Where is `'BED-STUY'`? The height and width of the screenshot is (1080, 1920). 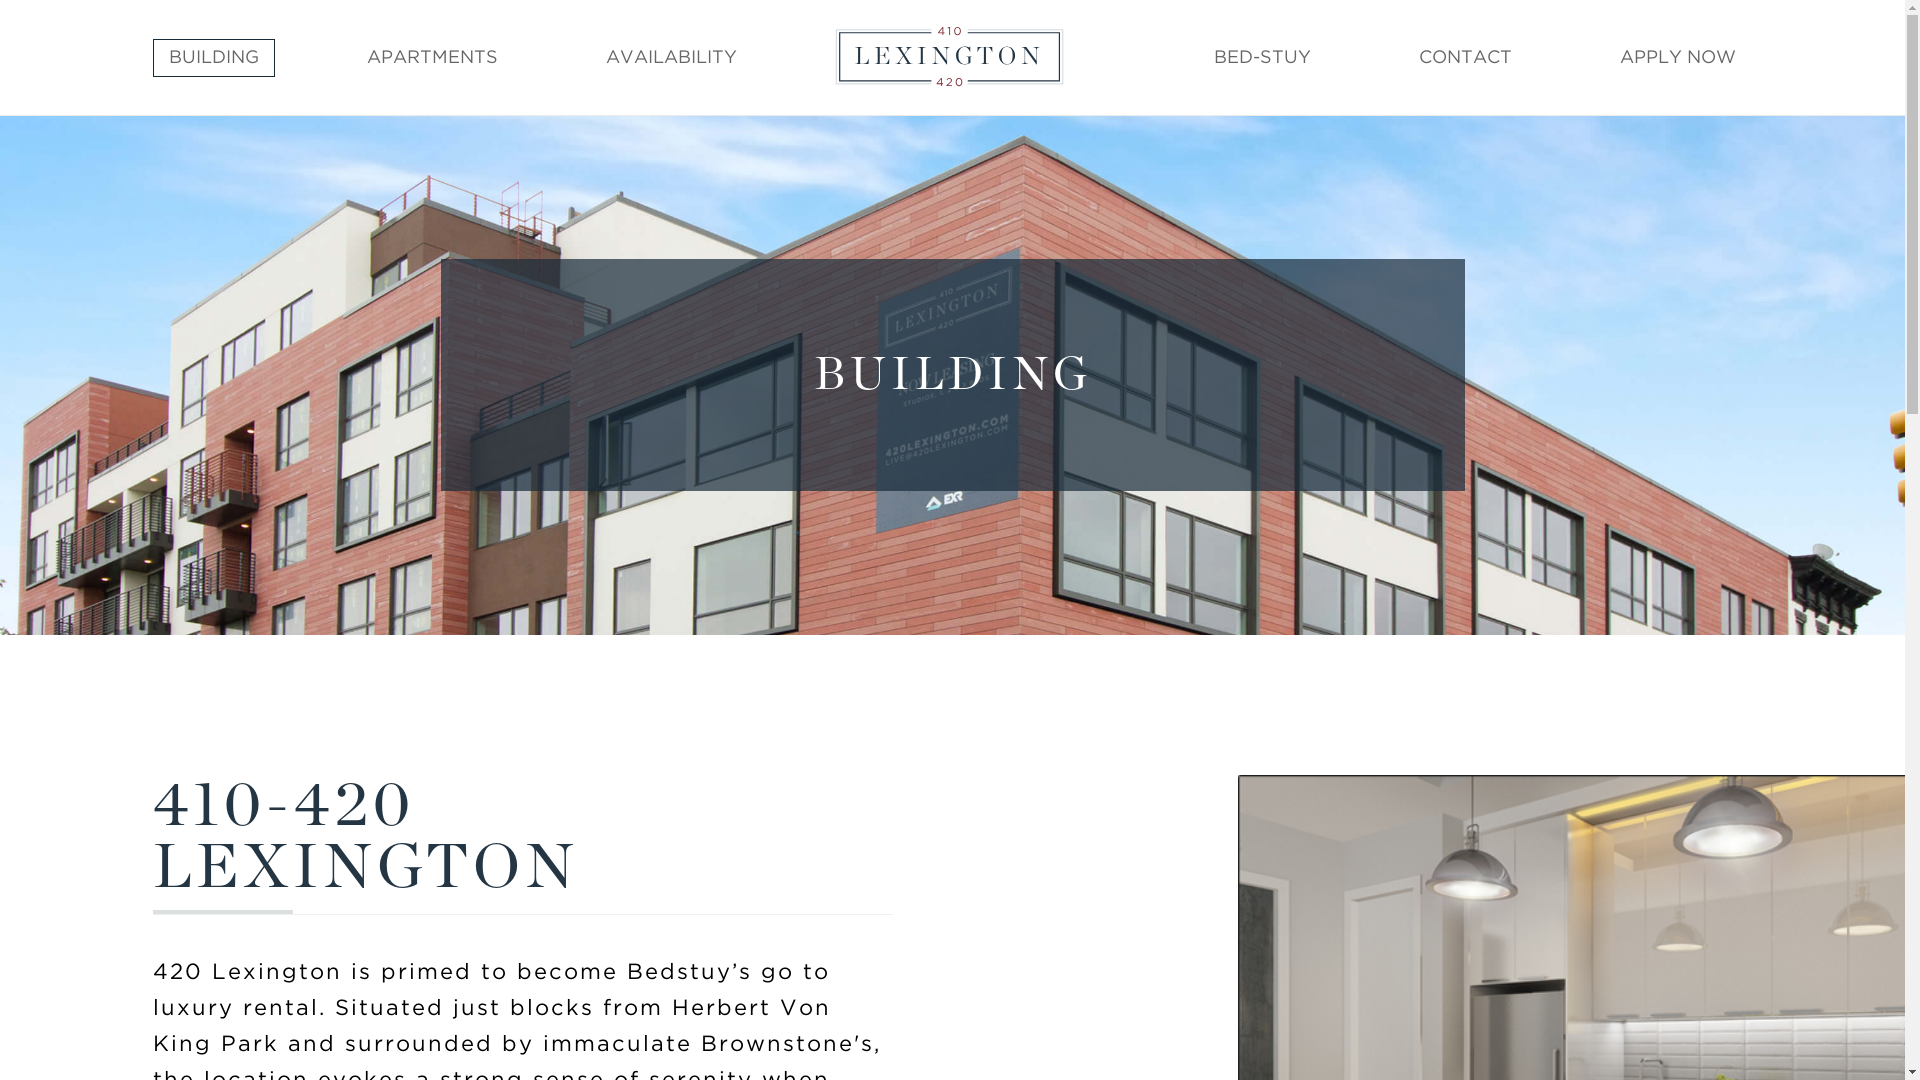 'BED-STUY' is located at coordinates (1261, 56).